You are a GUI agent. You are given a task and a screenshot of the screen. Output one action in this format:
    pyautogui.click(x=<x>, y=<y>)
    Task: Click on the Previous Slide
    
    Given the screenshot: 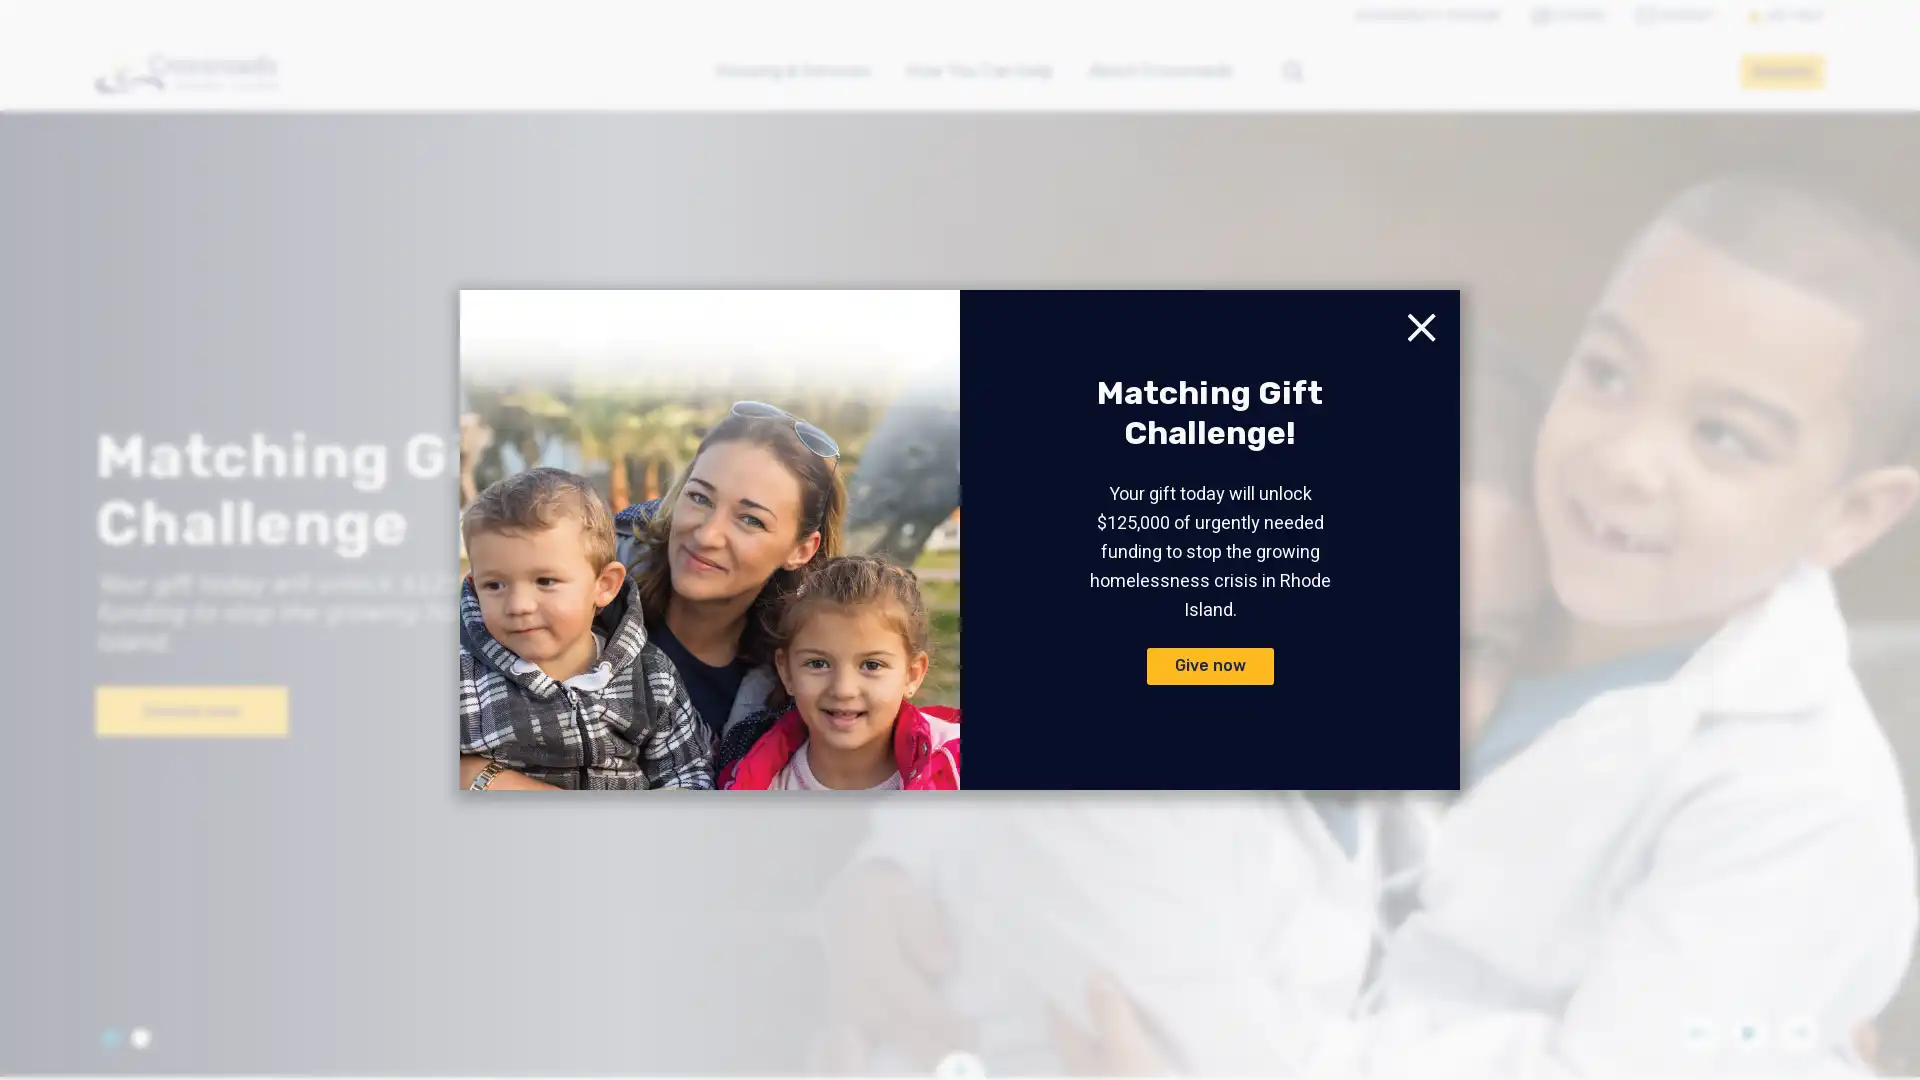 What is the action you would take?
    pyautogui.click(x=1698, y=1033)
    